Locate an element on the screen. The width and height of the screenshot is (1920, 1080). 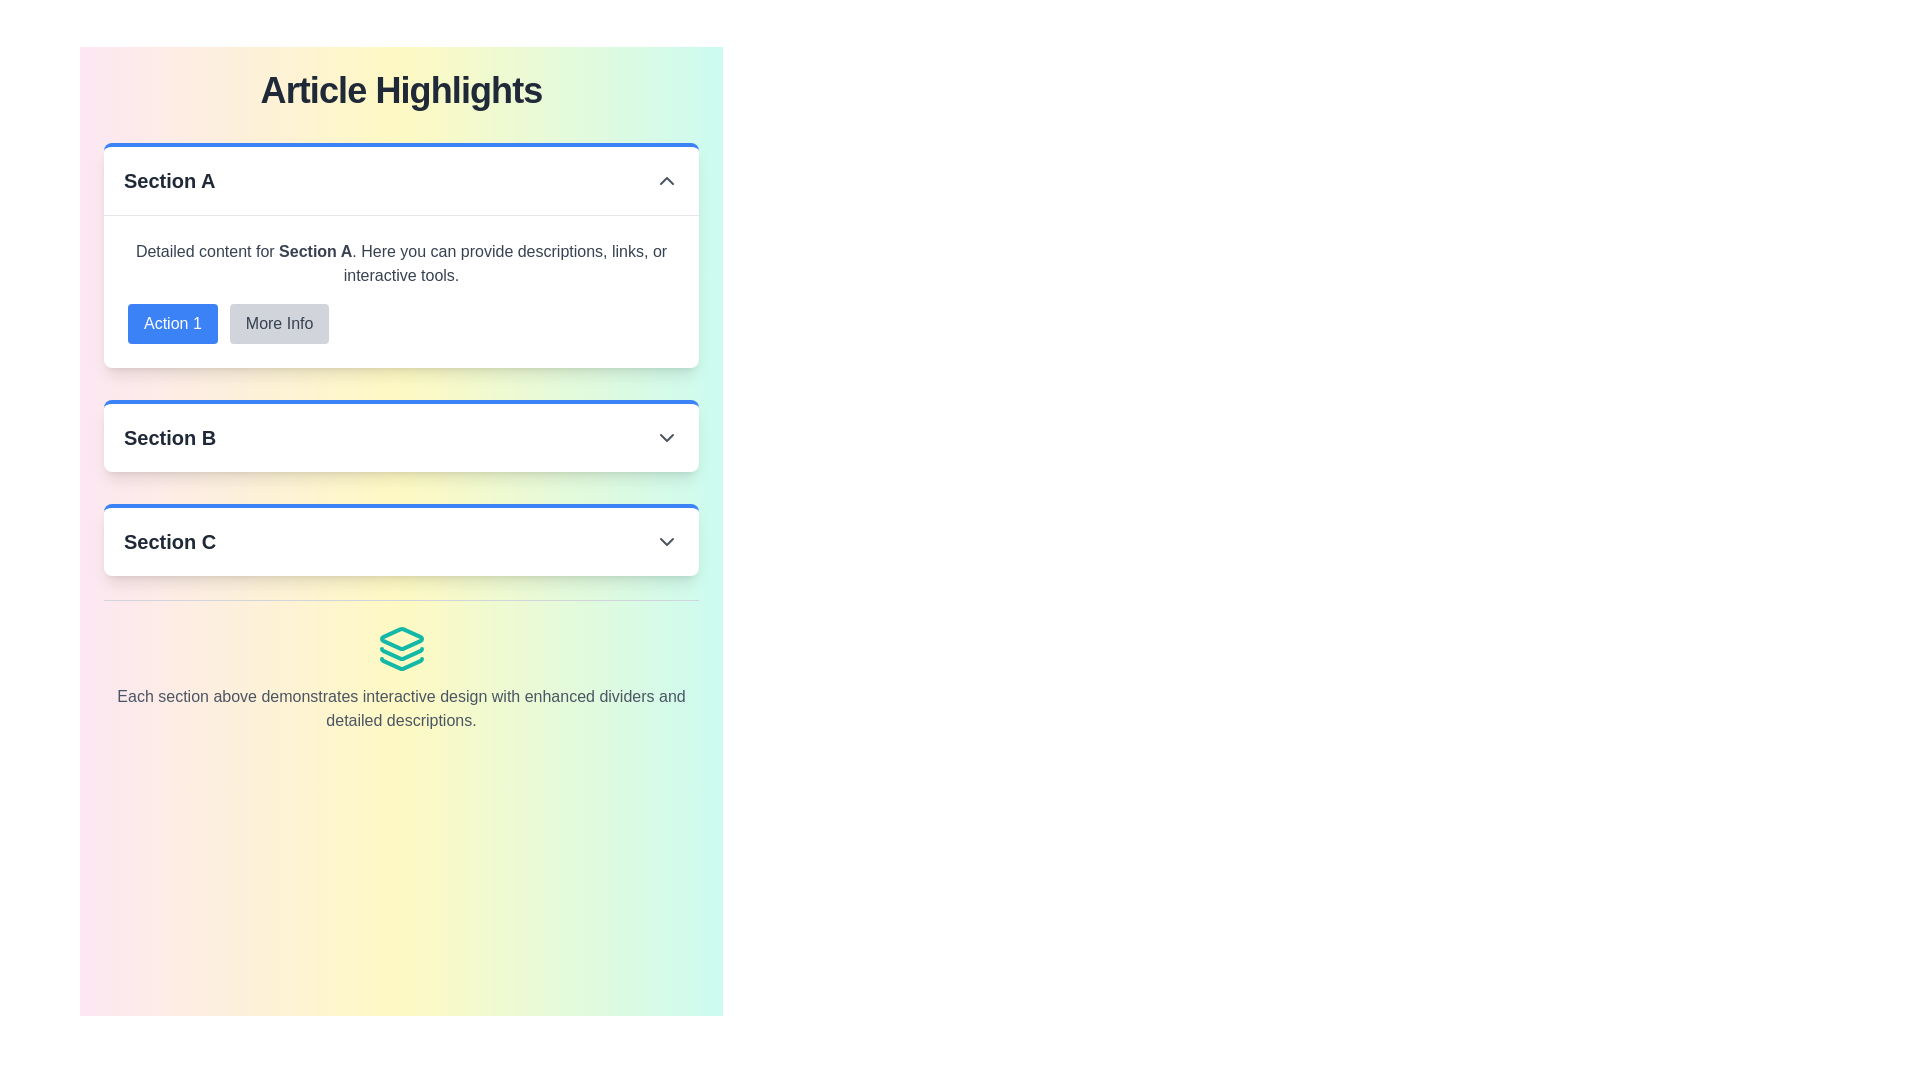
the 'Section C' text display, which is styled in bold and larger font, located in the header of the collapsible section is located at coordinates (170, 542).